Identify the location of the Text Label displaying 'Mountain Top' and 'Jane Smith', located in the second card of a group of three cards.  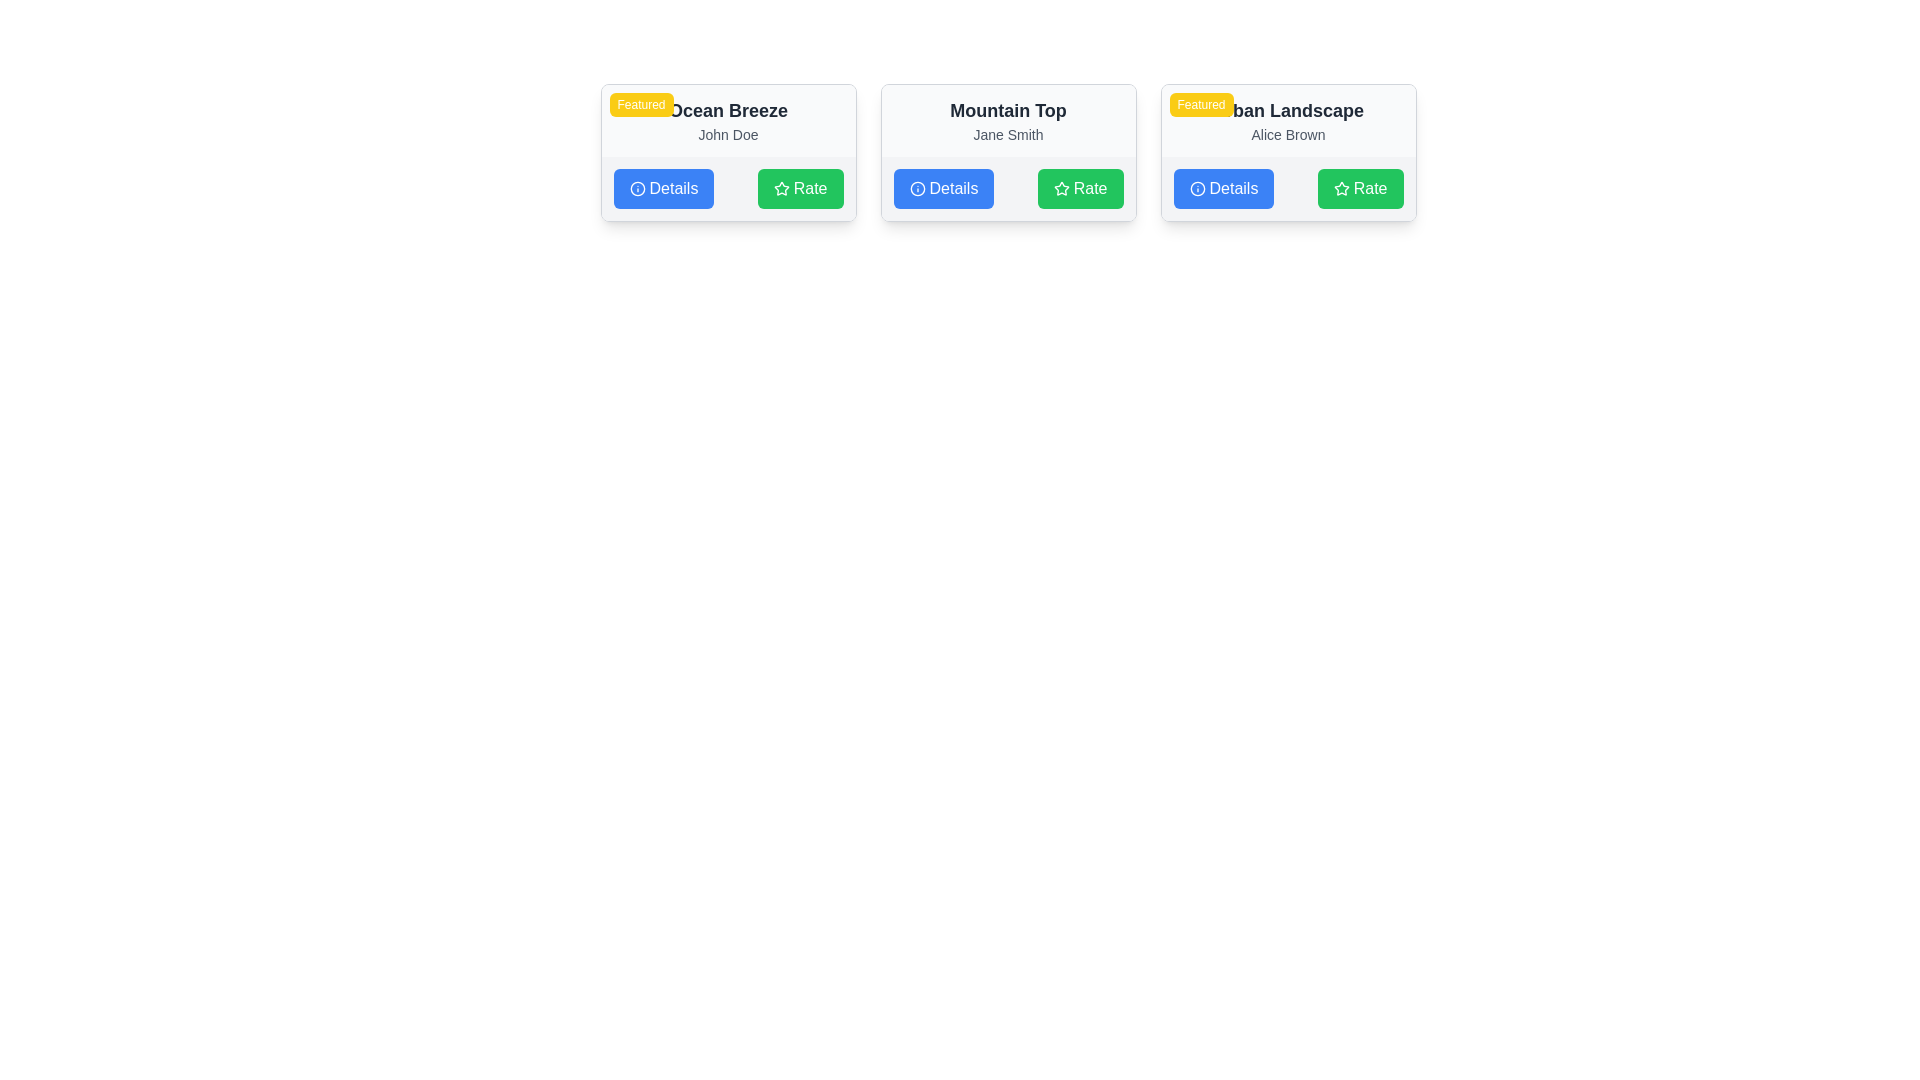
(1008, 120).